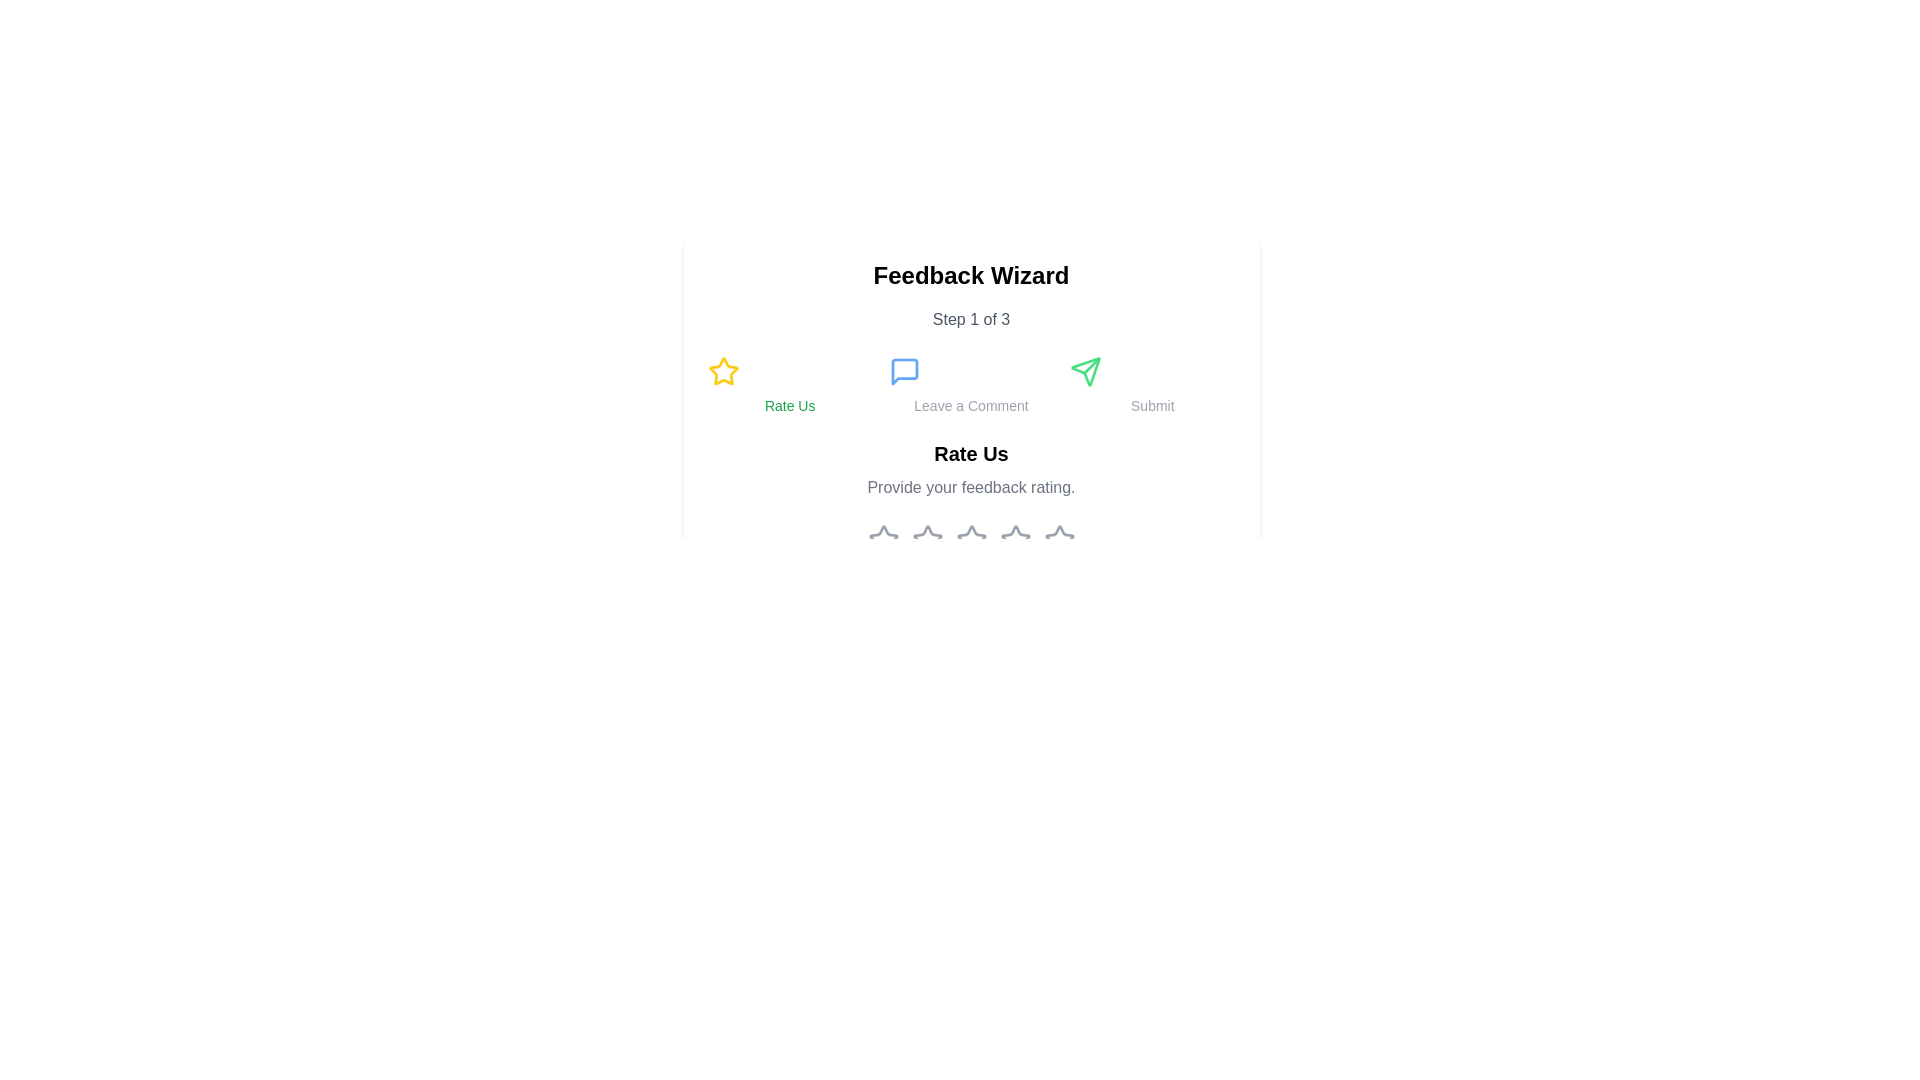 The image size is (1920, 1080). I want to click on over the first star icon in the star-rating feature, so click(882, 538).